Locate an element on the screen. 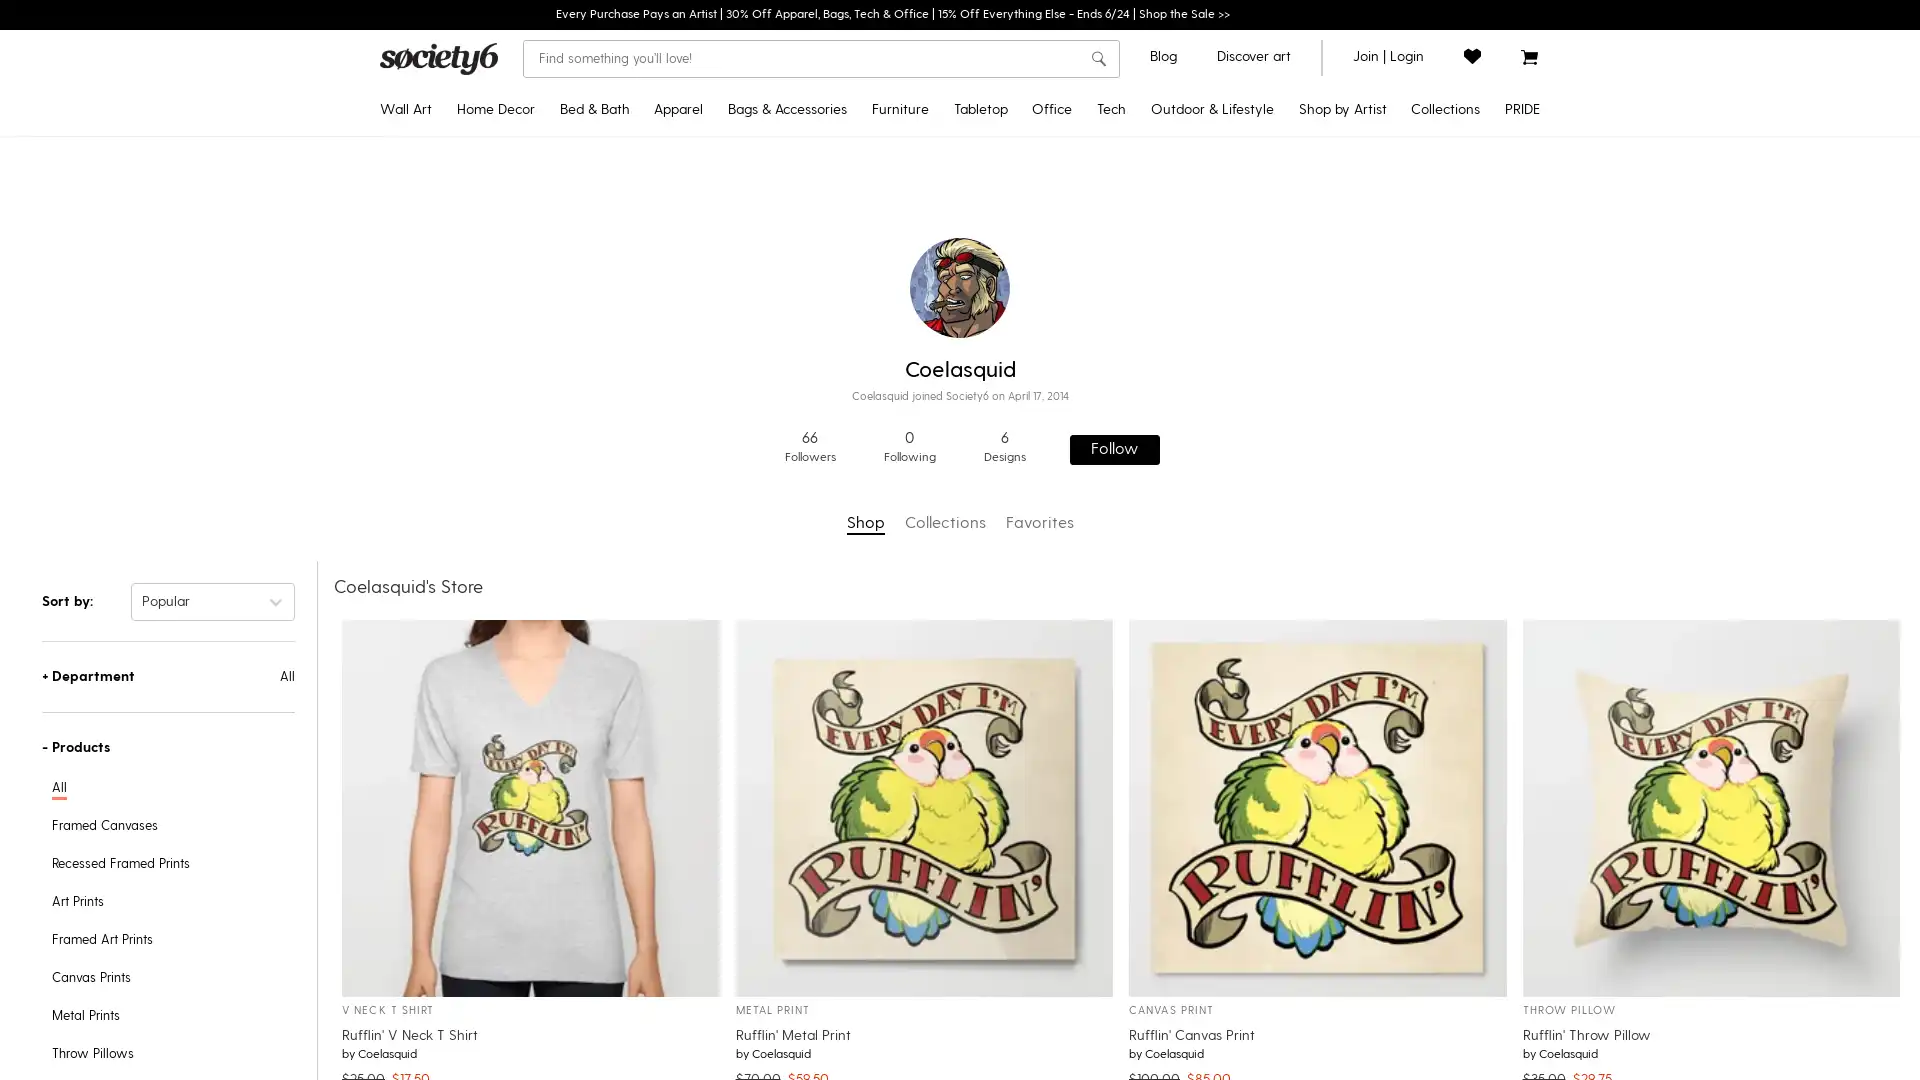  Water Bottles is located at coordinates (1238, 257).